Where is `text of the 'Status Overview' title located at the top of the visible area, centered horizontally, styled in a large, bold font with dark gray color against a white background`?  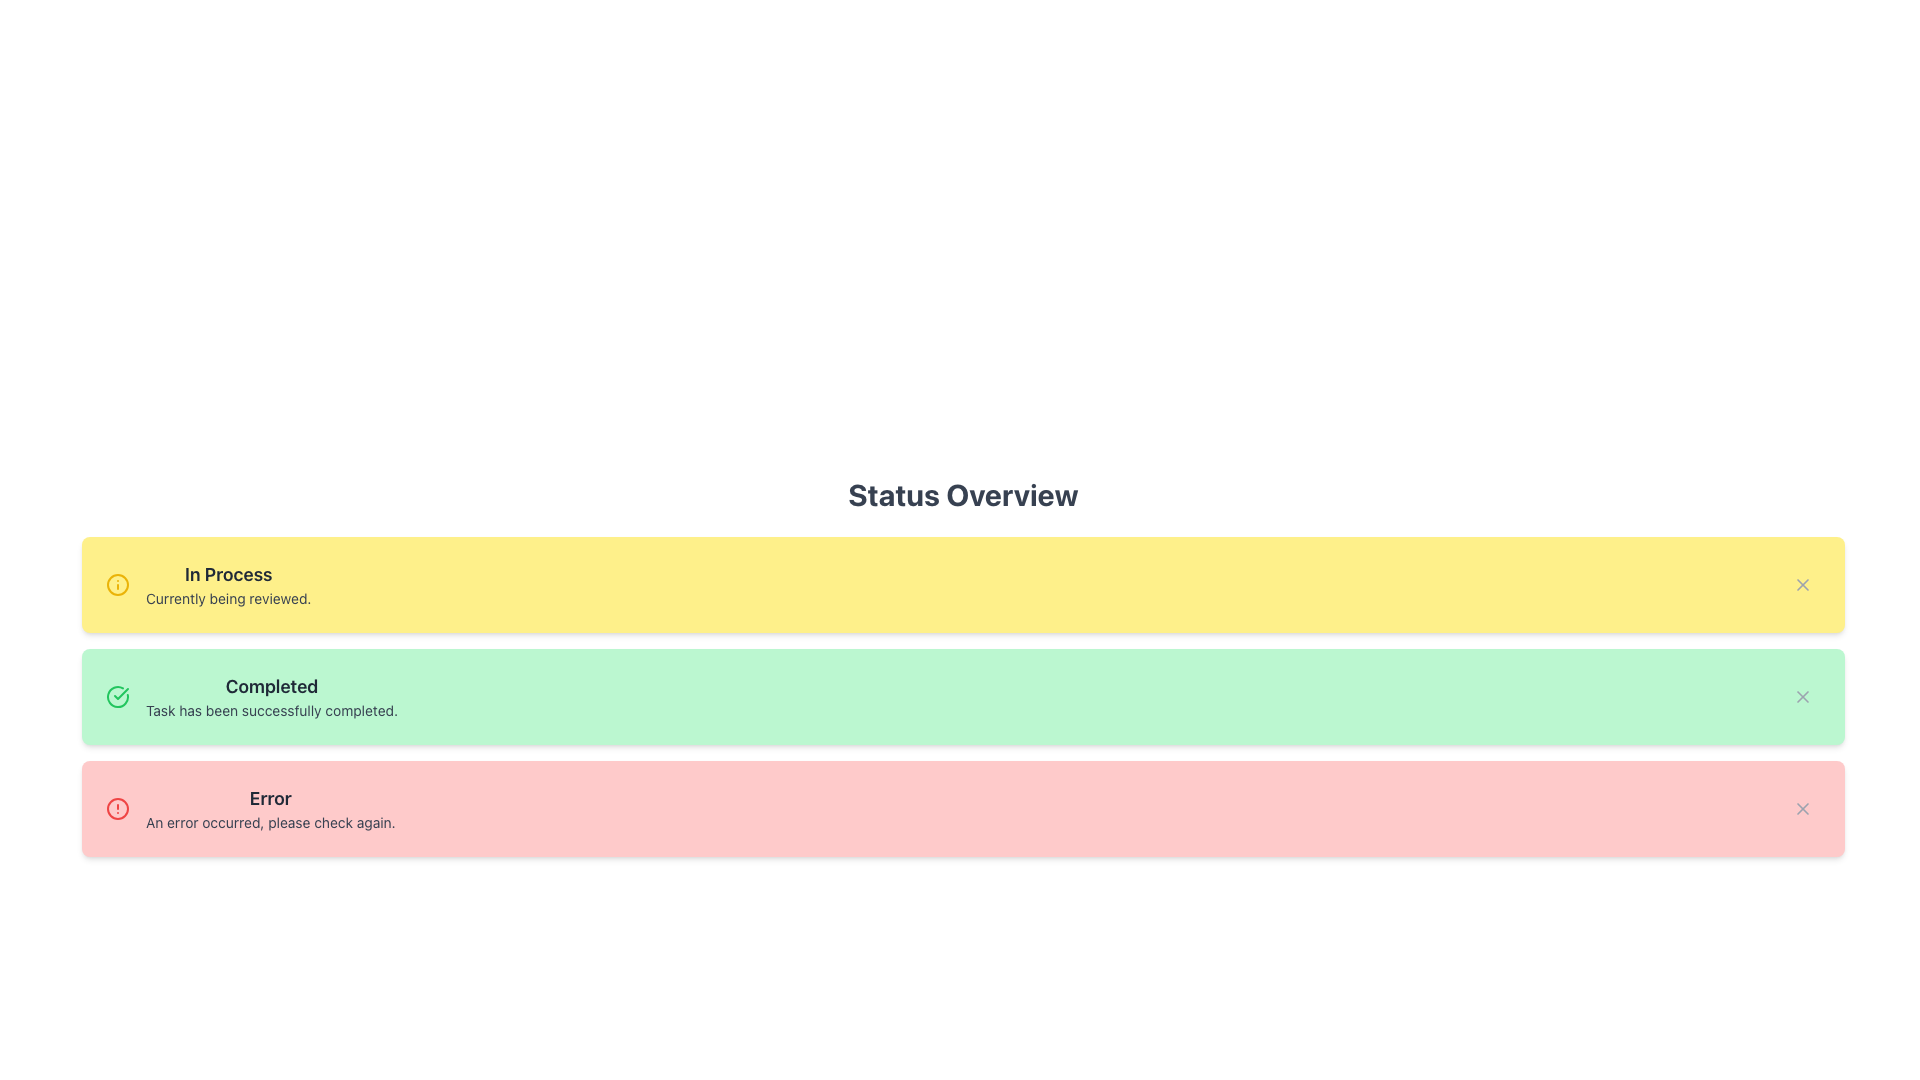
text of the 'Status Overview' title located at the top of the visible area, centered horizontally, styled in a large, bold font with dark gray color against a white background is located at coordinates (963, 494).